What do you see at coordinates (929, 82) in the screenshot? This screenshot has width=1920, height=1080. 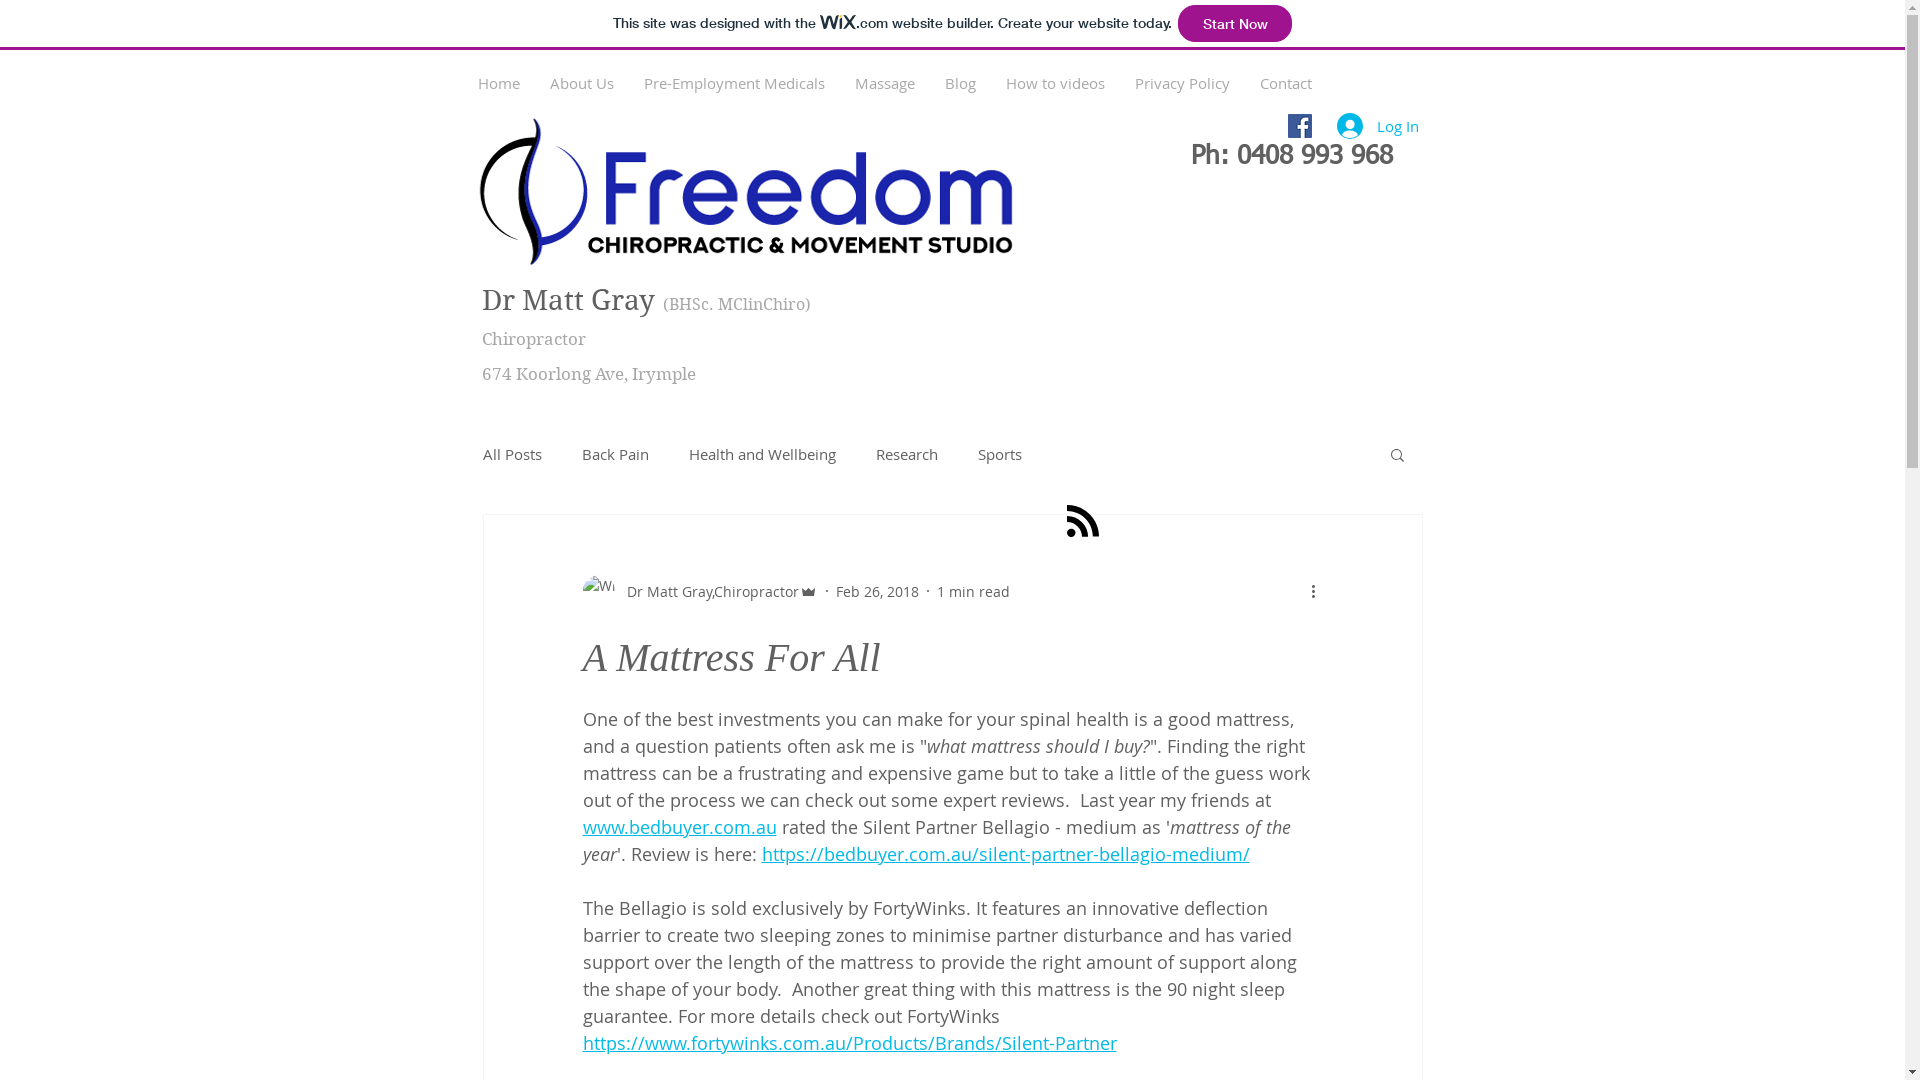 I see `'Blog'` at bounding box center [929, 82].